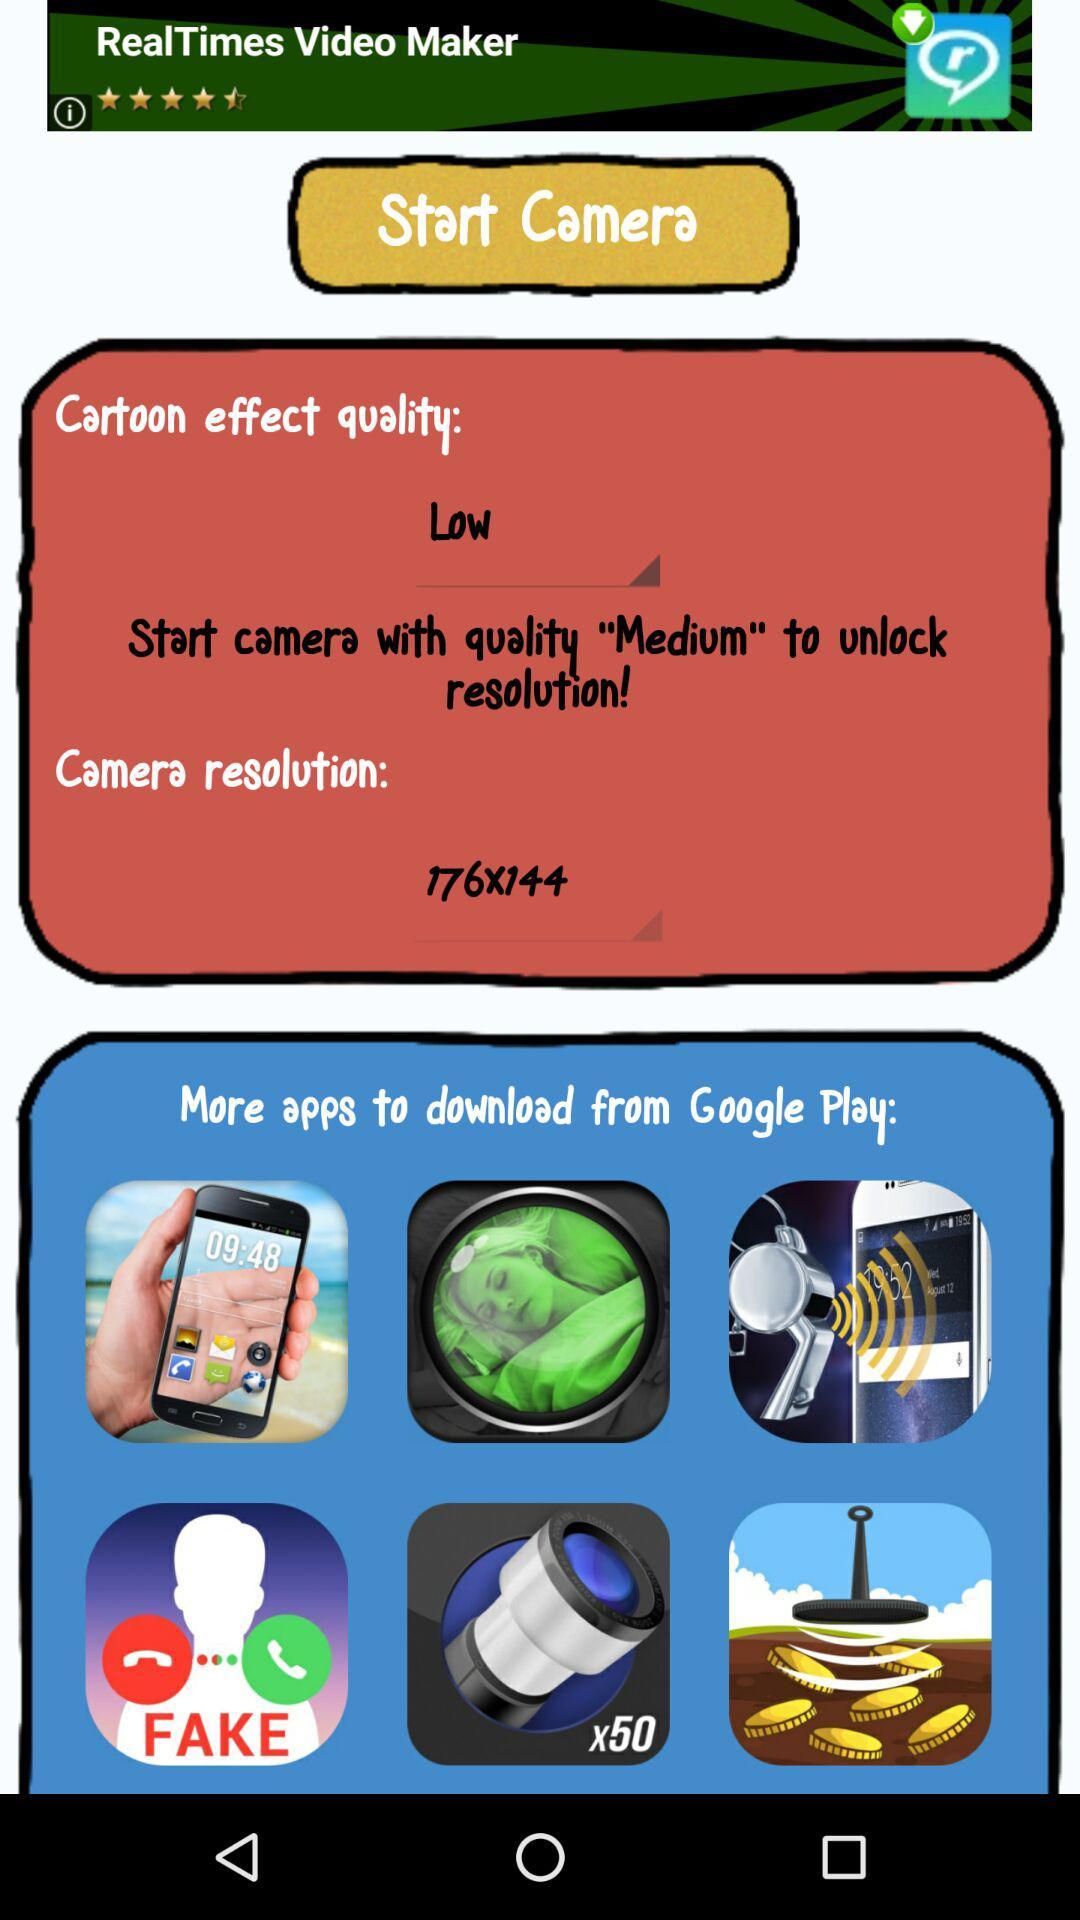  What do you see at coordinates (216, 1311) in the screenshot?
I see `download app` at bounding box center [216, 1311].